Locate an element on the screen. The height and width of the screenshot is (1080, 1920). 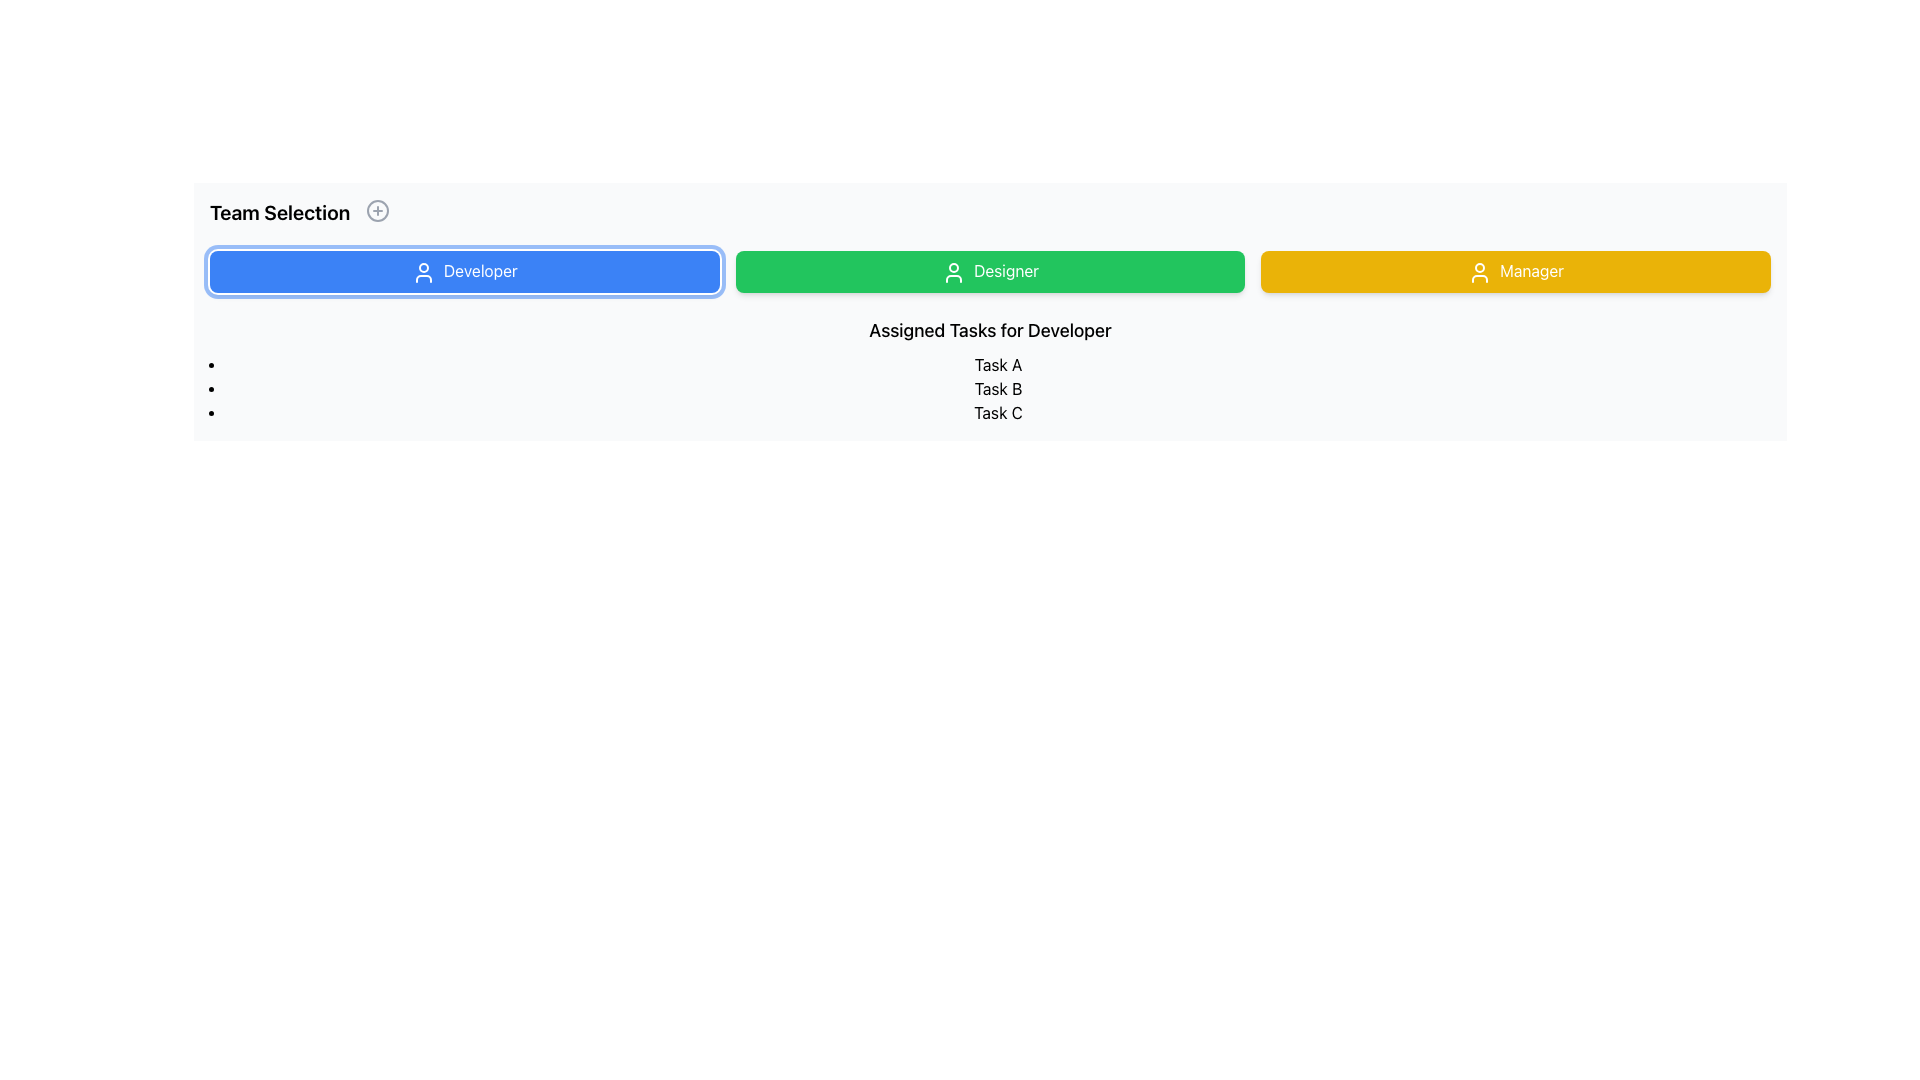
the button for adding a new item, located to the right of the 'Team Selection' title, to change its color is located at coordinates (378, 211).